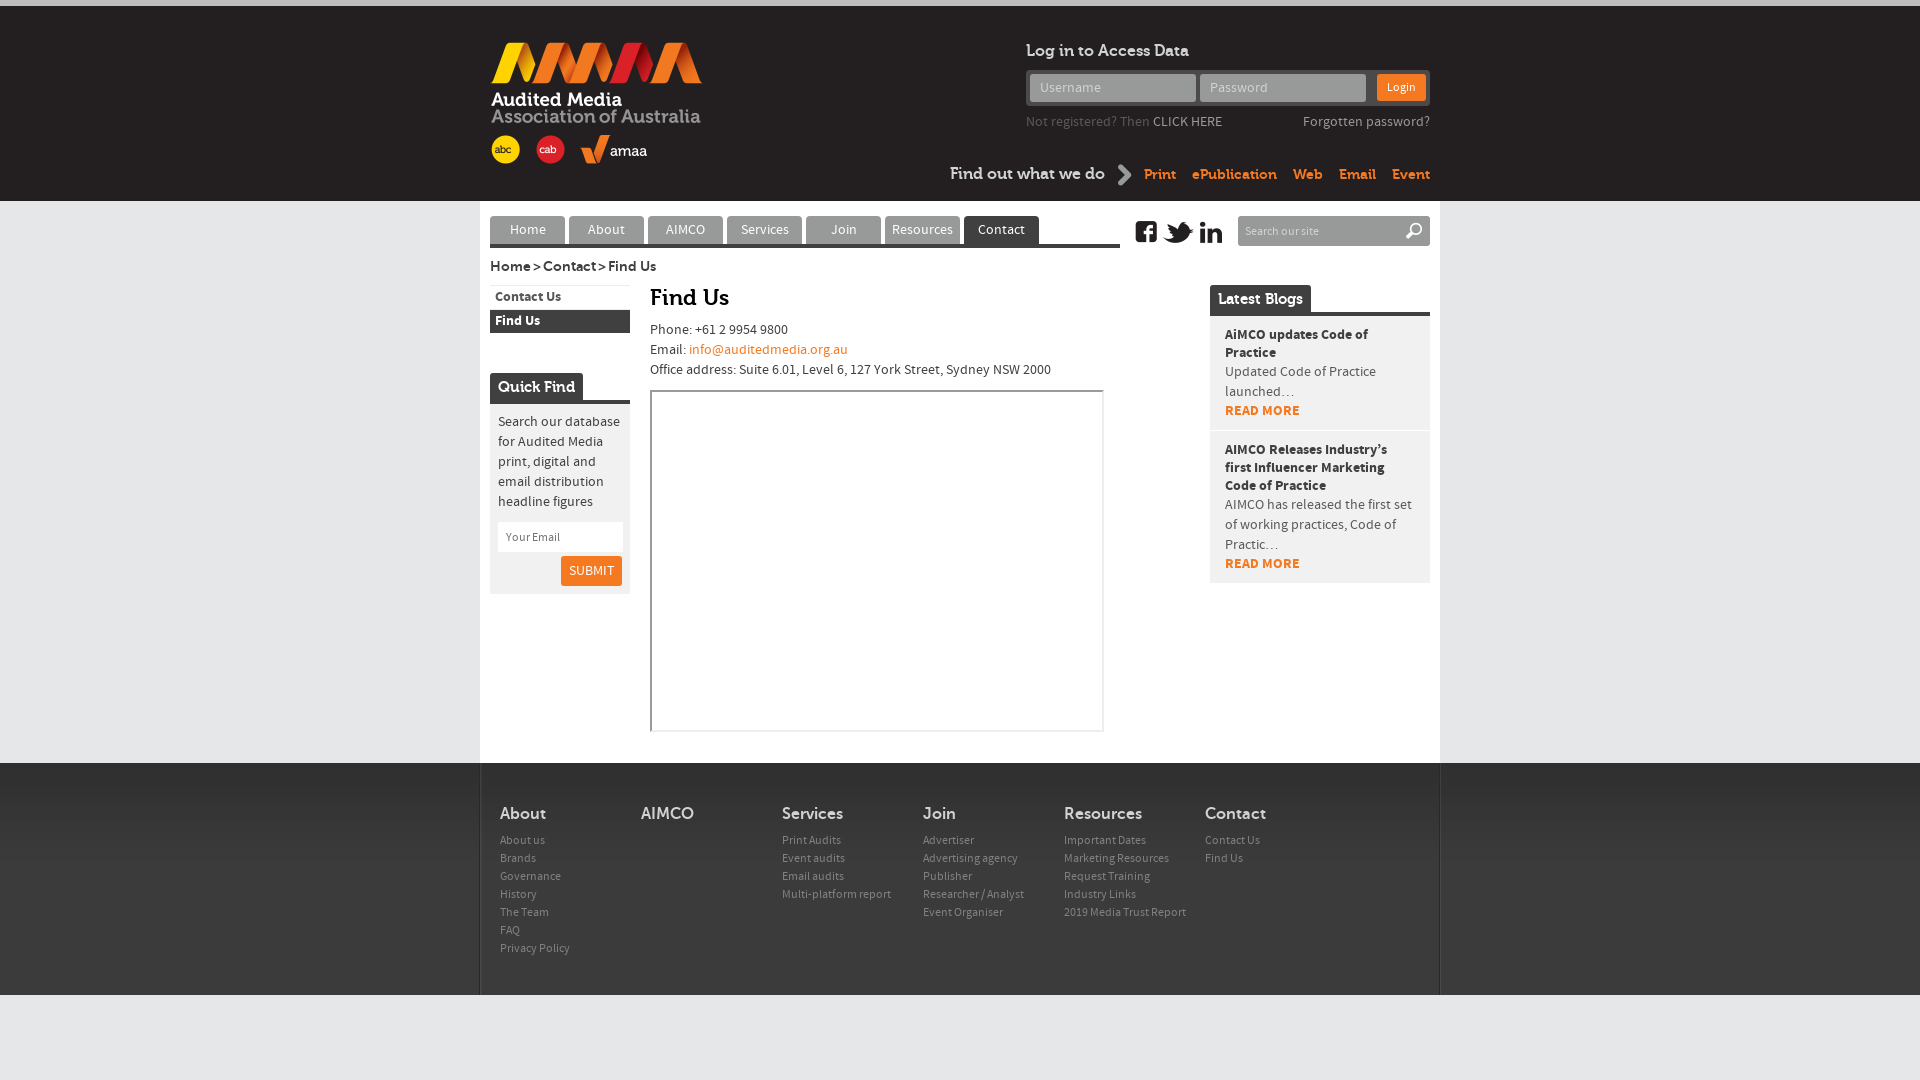 The height and width of the screenshot is (1080, 1920). What do you see at coordinates (1400, 86) in the screenshot?
I see `'Login'` at bounding box center [1400, 86].